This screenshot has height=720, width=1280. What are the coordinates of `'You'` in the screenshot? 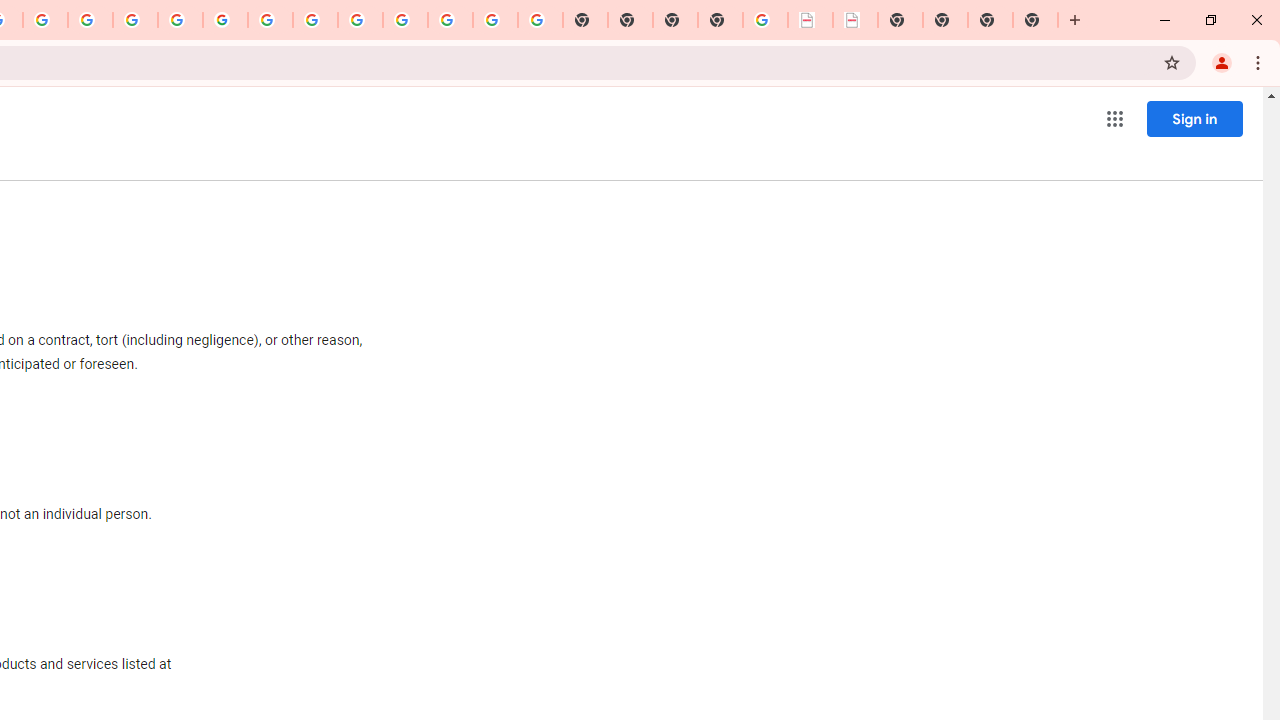 It's located at (1220, 61).